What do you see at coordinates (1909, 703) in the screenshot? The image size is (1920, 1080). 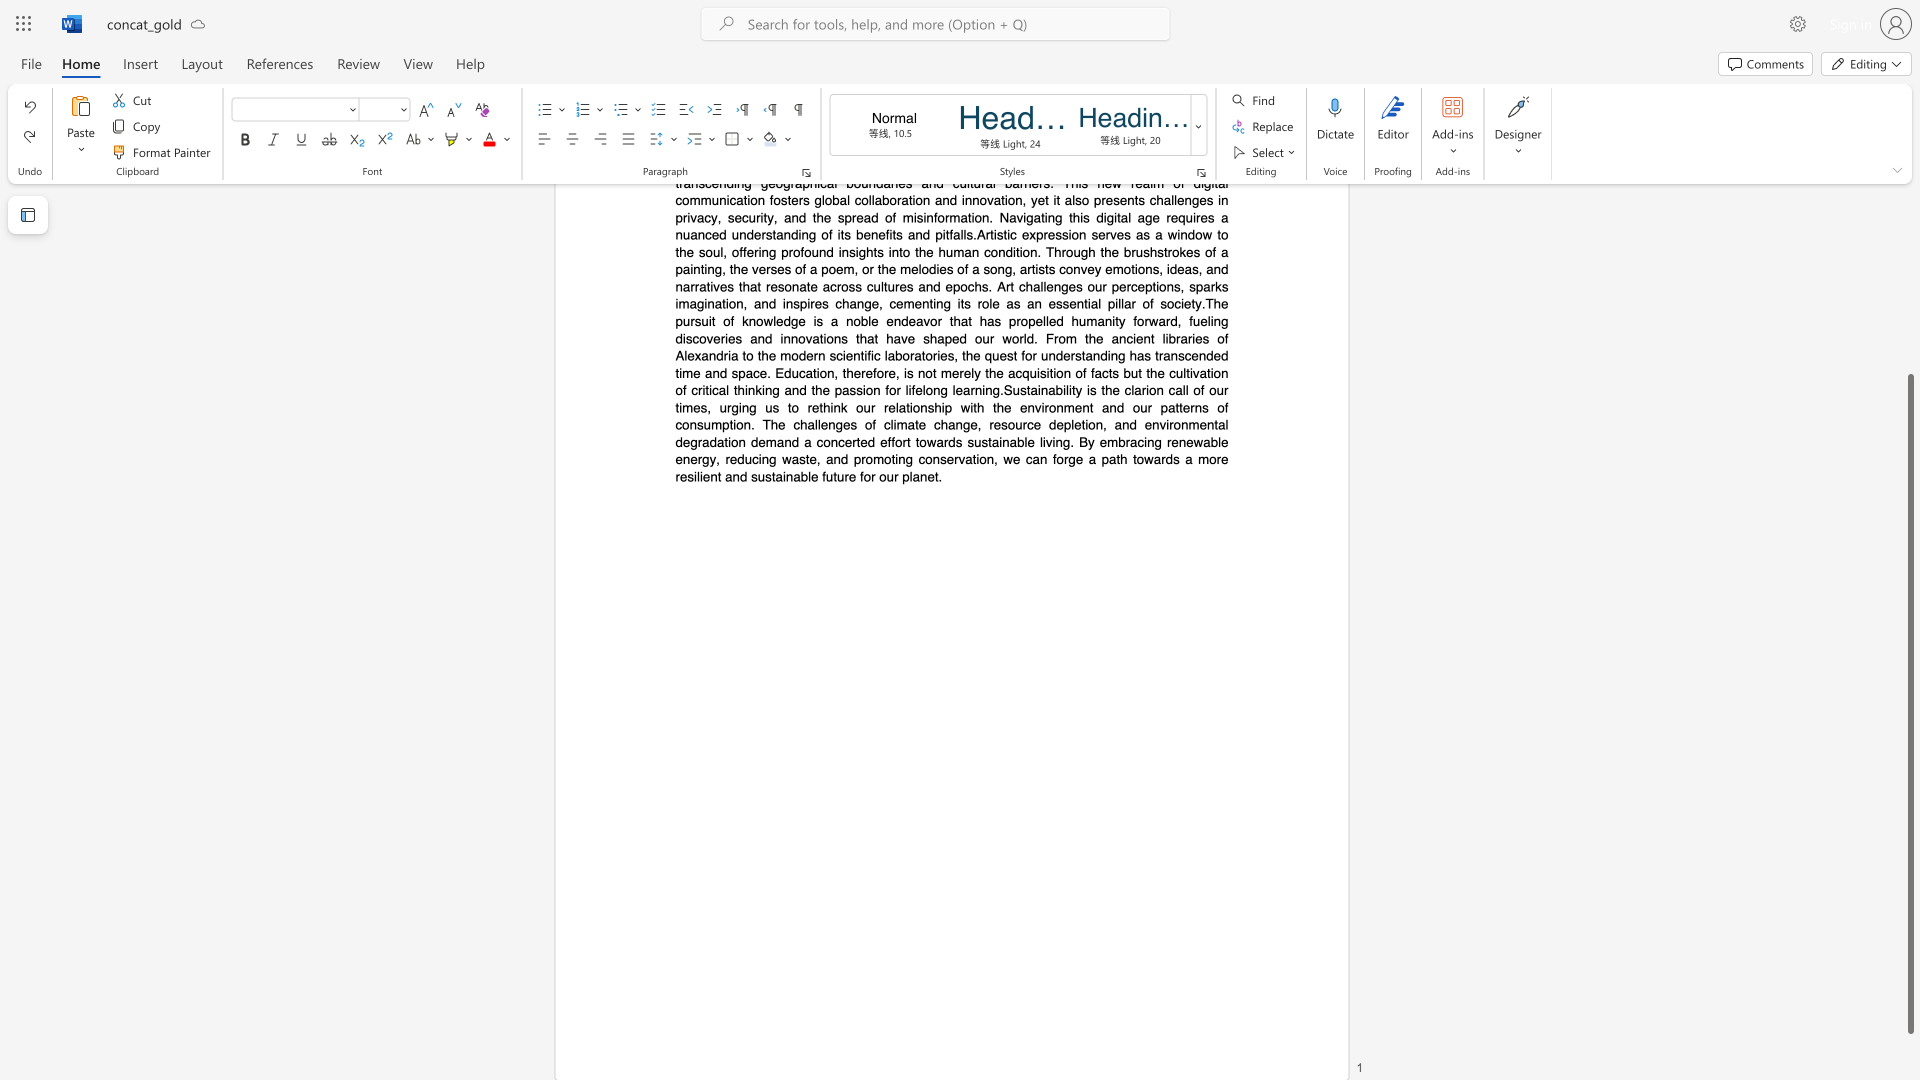 I see `the scrollbar and move down 10 pixels` at bounding box center [1909, 703].